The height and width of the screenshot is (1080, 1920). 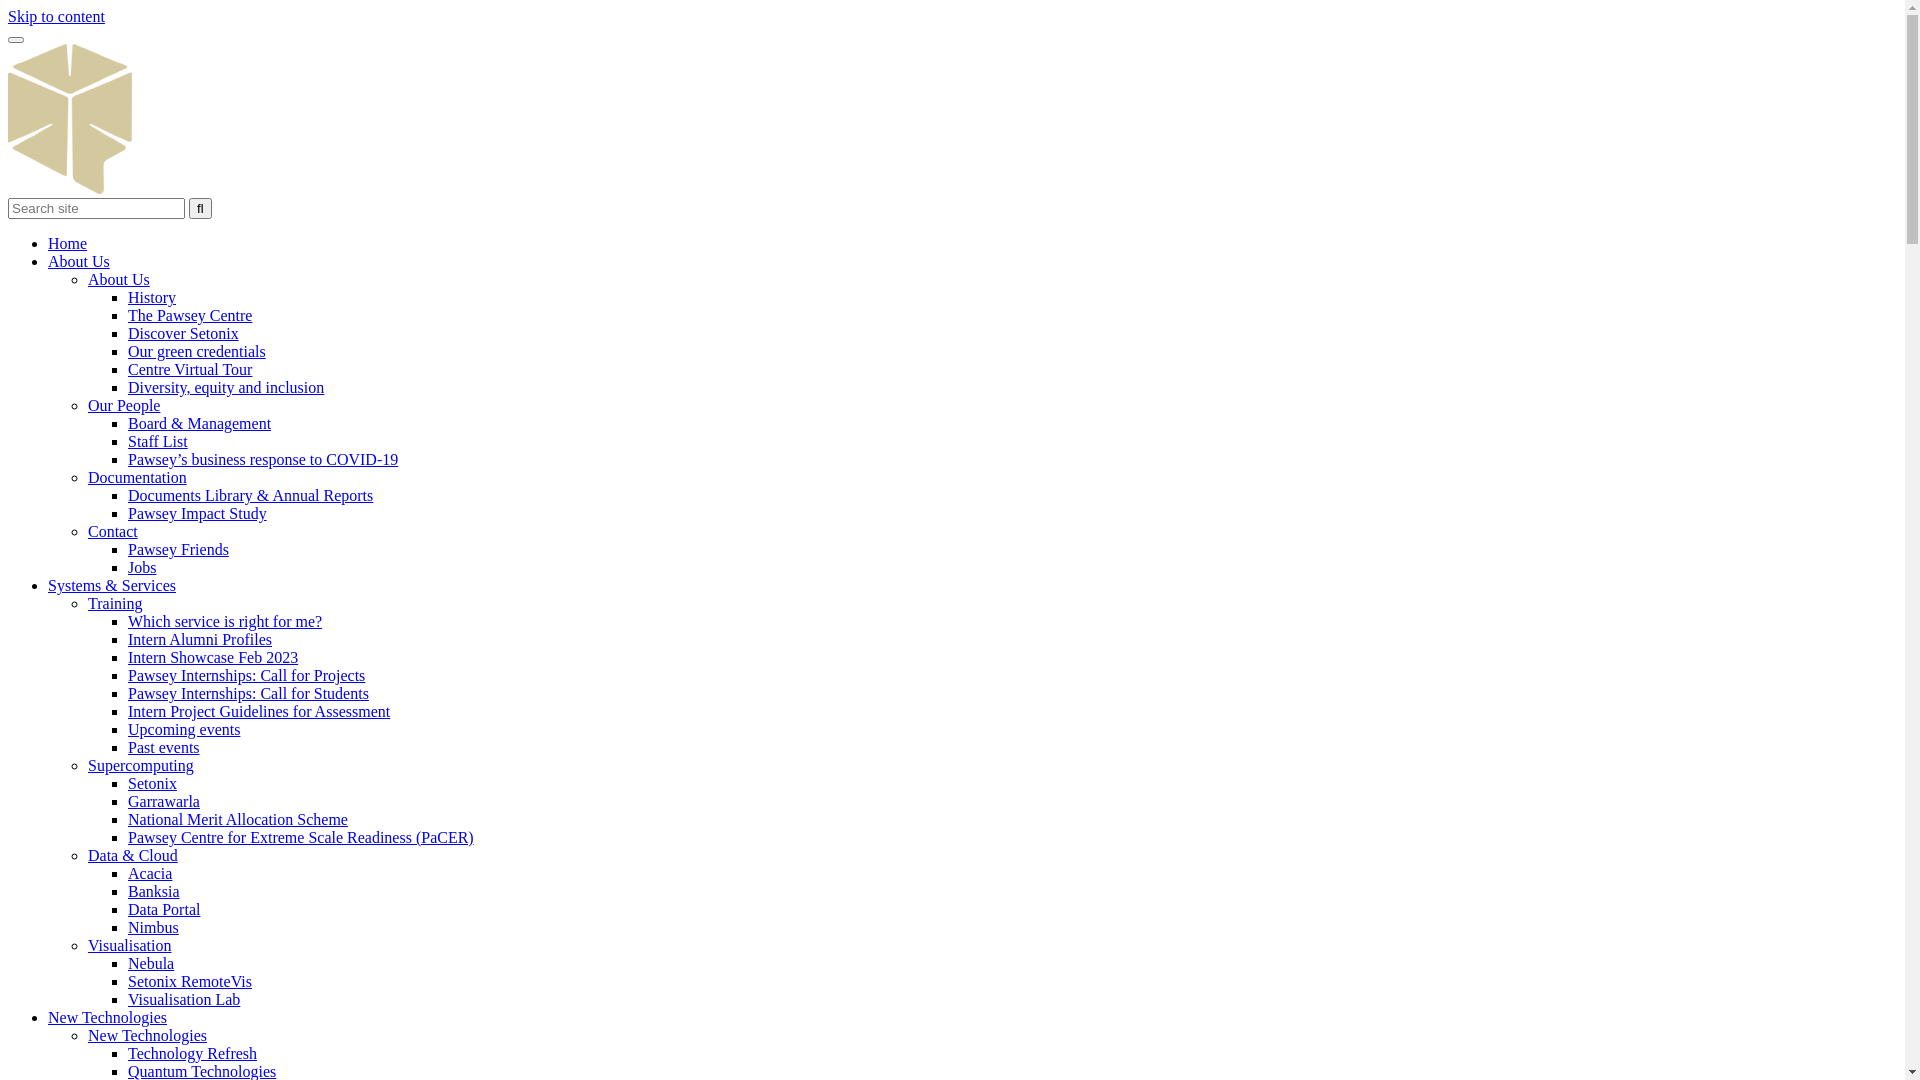 What do you see at coordinates (128, 945) in the screenshot?
I see `'Visualisation'` at bounding box center [128, 945].